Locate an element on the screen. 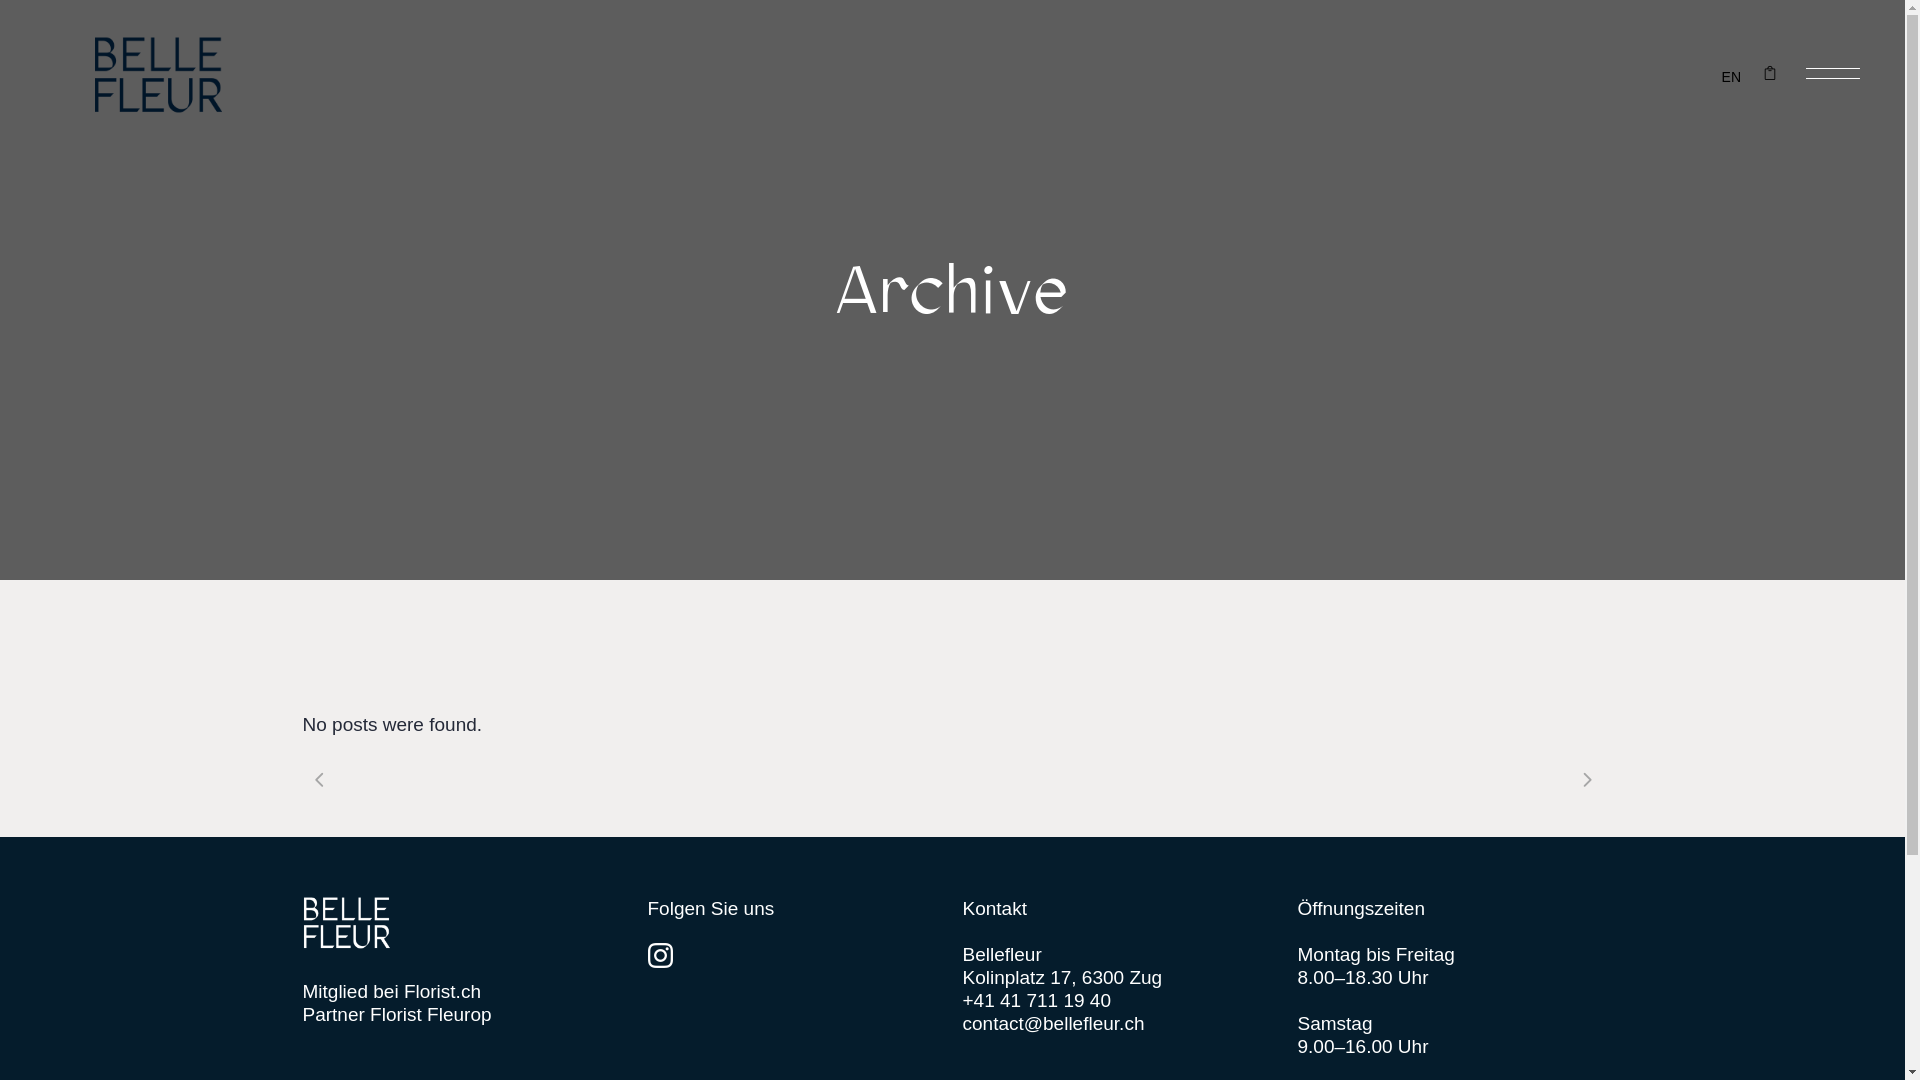 Image resolution: width=1920 pixels, height=1080 pixels. 'Florist.ch' is located at coordinates (441, 991).